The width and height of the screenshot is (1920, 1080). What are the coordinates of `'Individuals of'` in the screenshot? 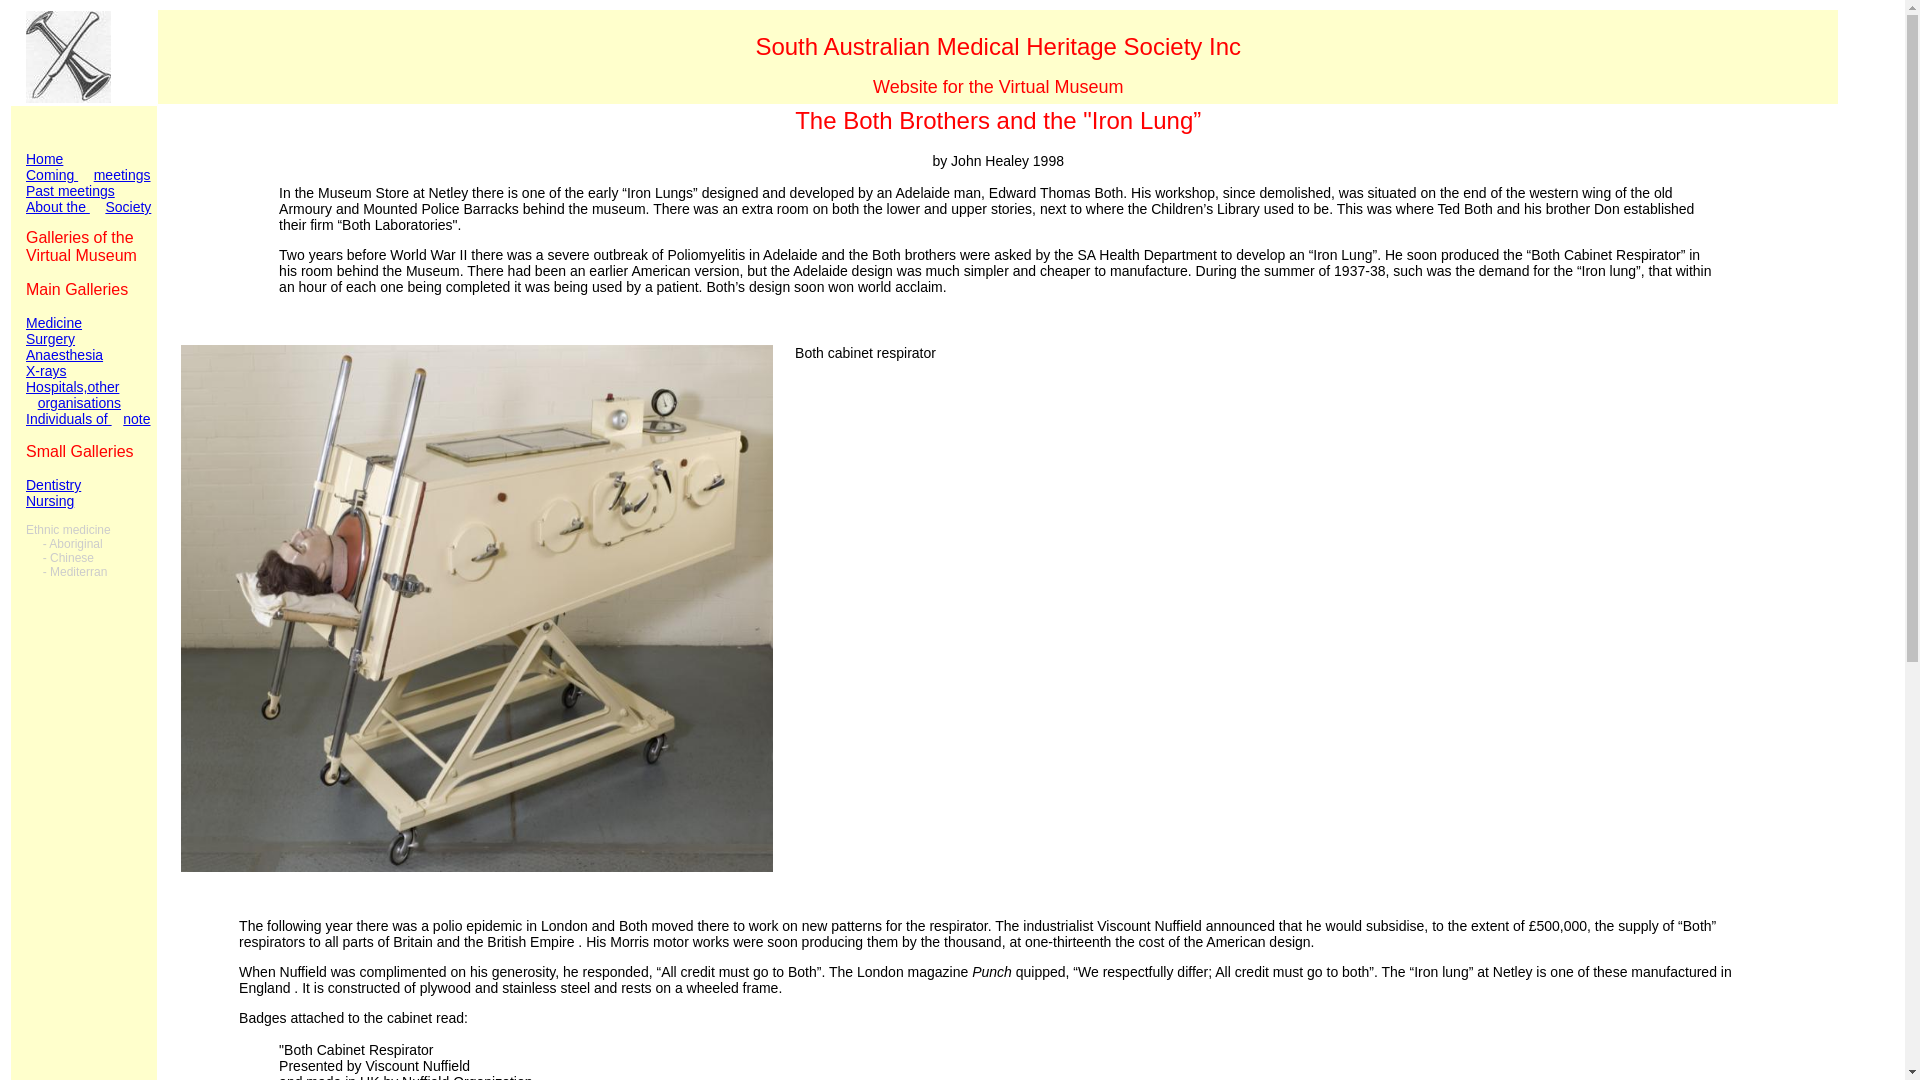 It's located at (25, 418).